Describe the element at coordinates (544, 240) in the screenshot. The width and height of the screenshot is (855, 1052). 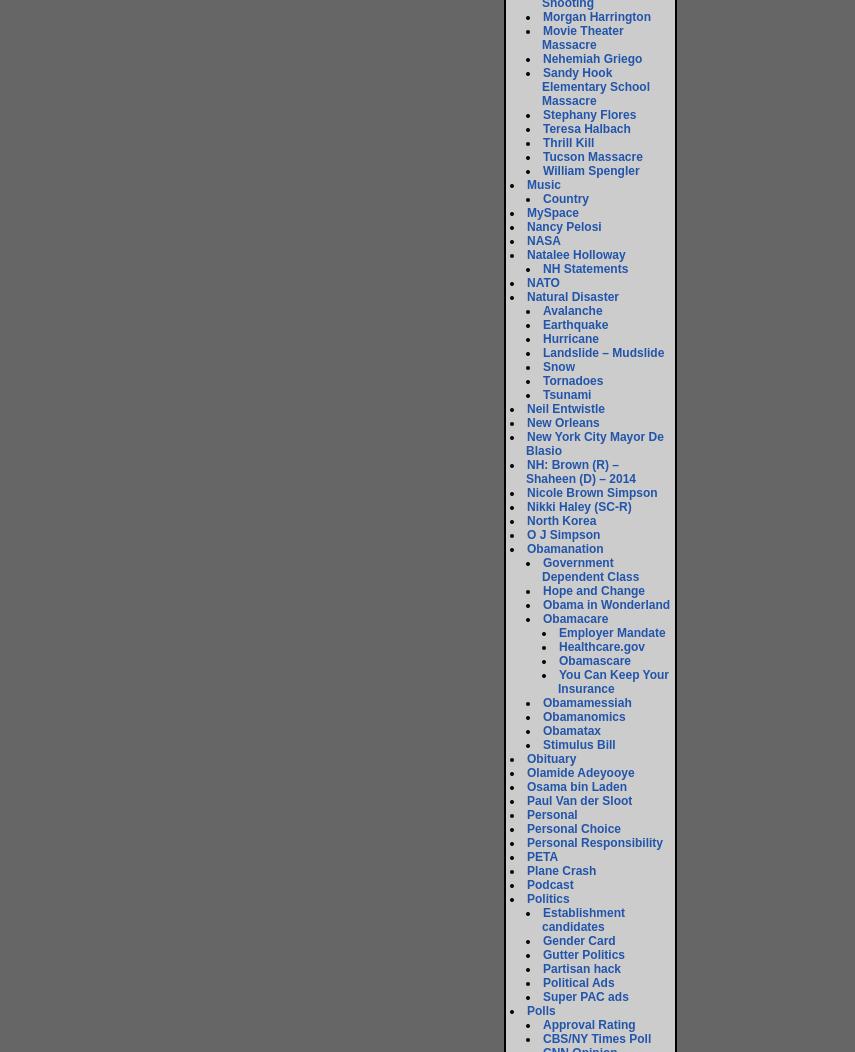
I see `'NASA'` at that location.